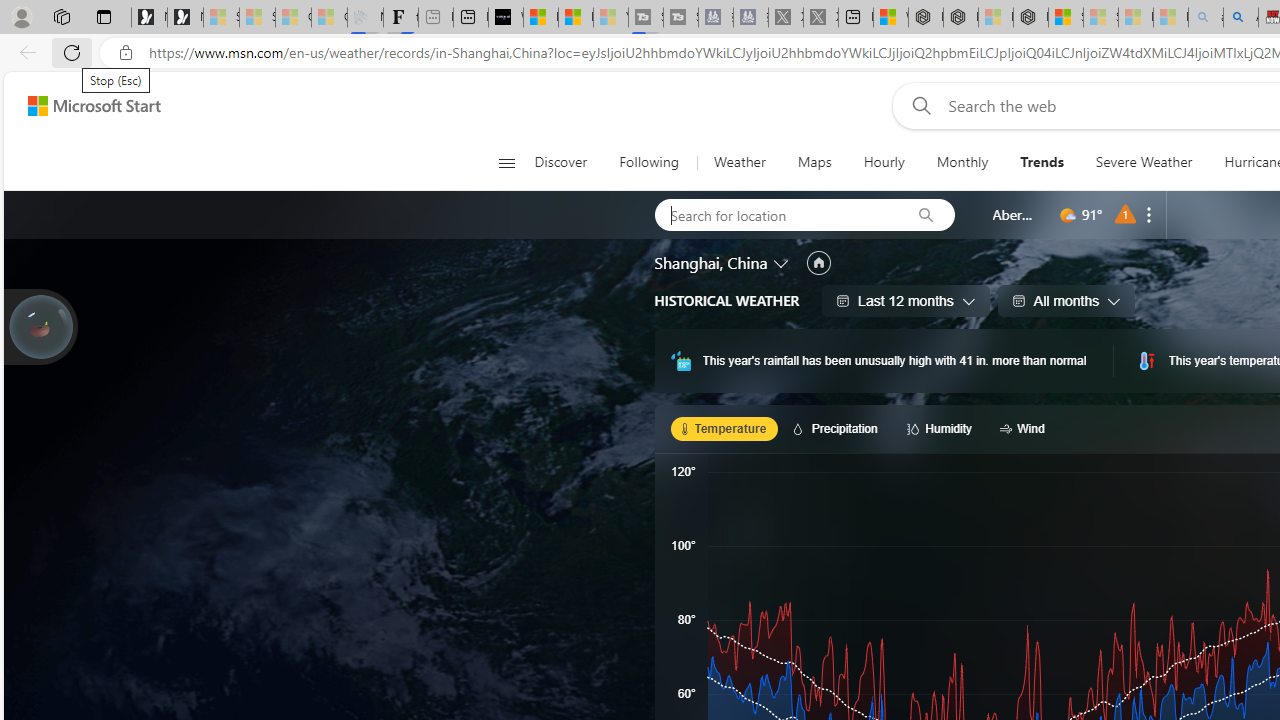 Image resolution: width=1280 pixels, height=720 pixels. Describe the element at coordinates (21, 16) in the screenshot. I see `'Personal Profile'` at that location.